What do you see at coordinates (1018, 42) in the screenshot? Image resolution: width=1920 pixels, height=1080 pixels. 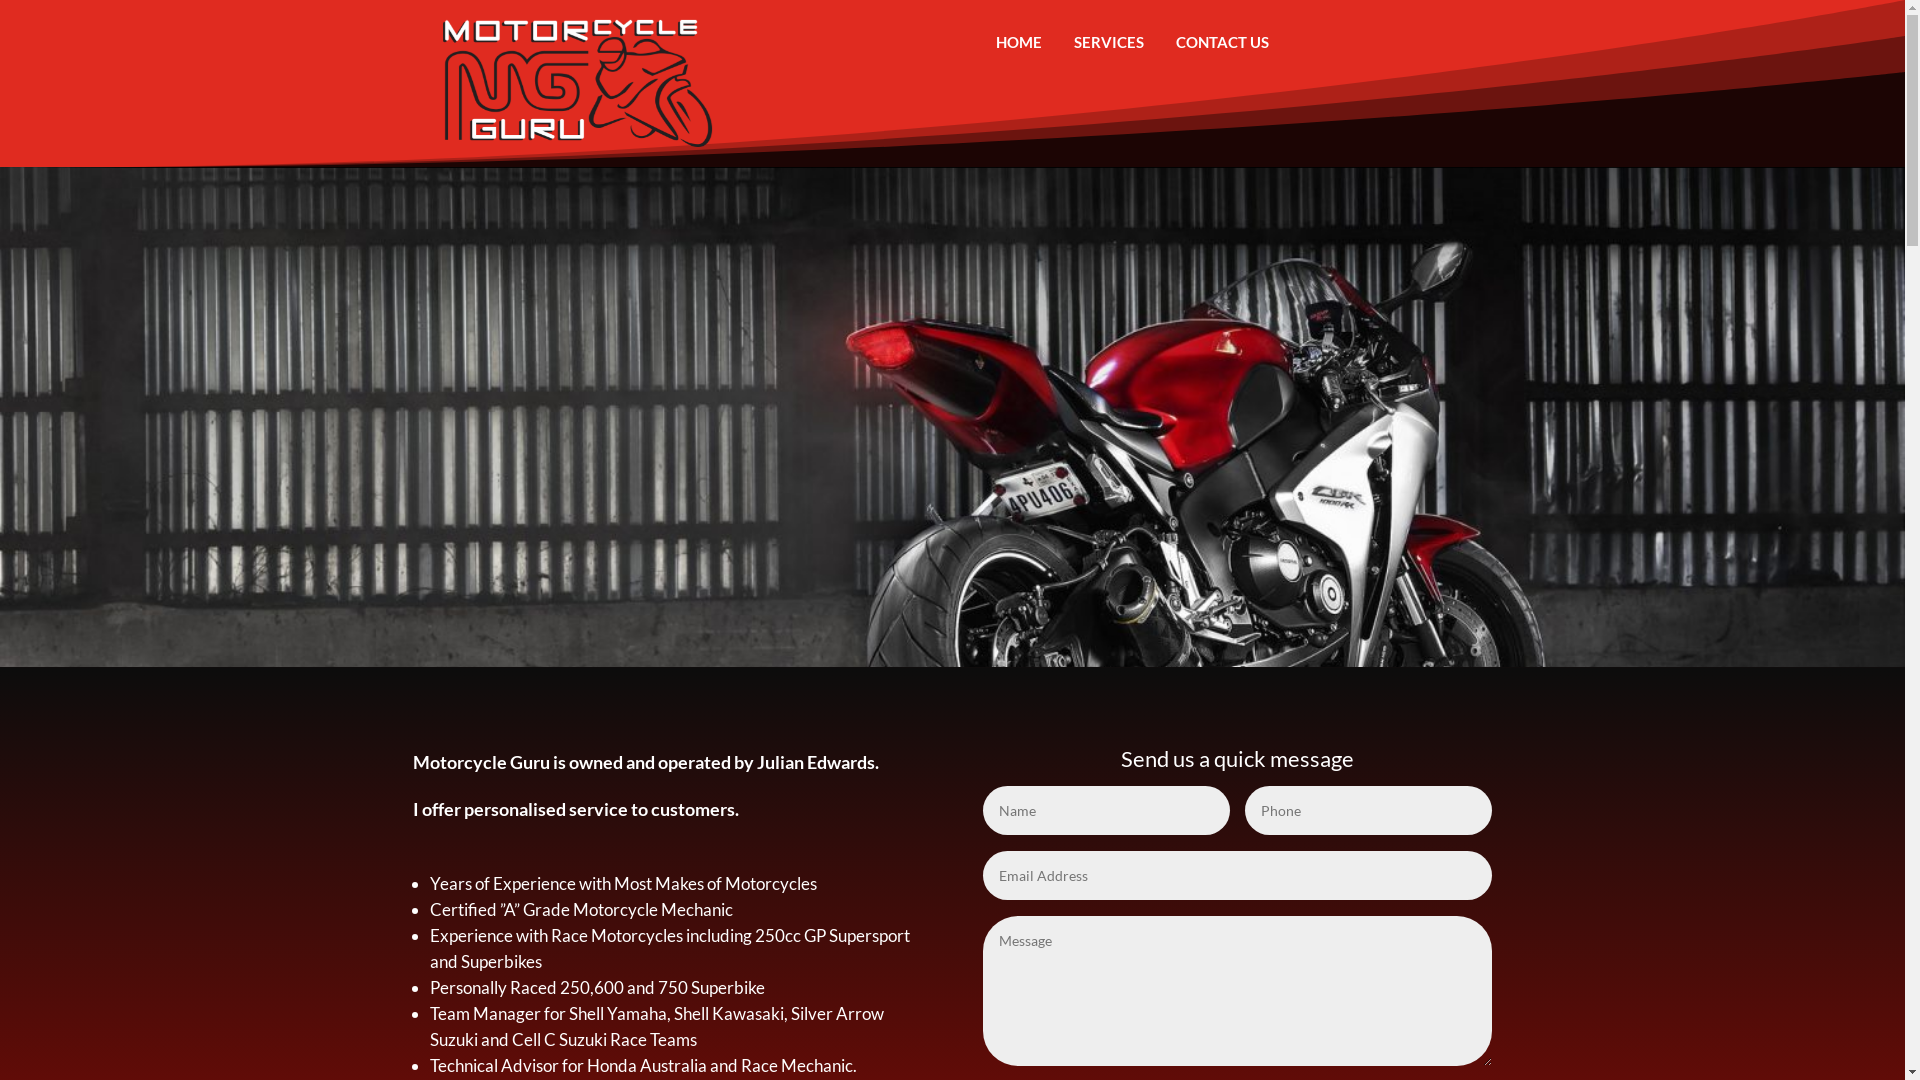 I see `'HOME'` at bounding box center [1018, 42].